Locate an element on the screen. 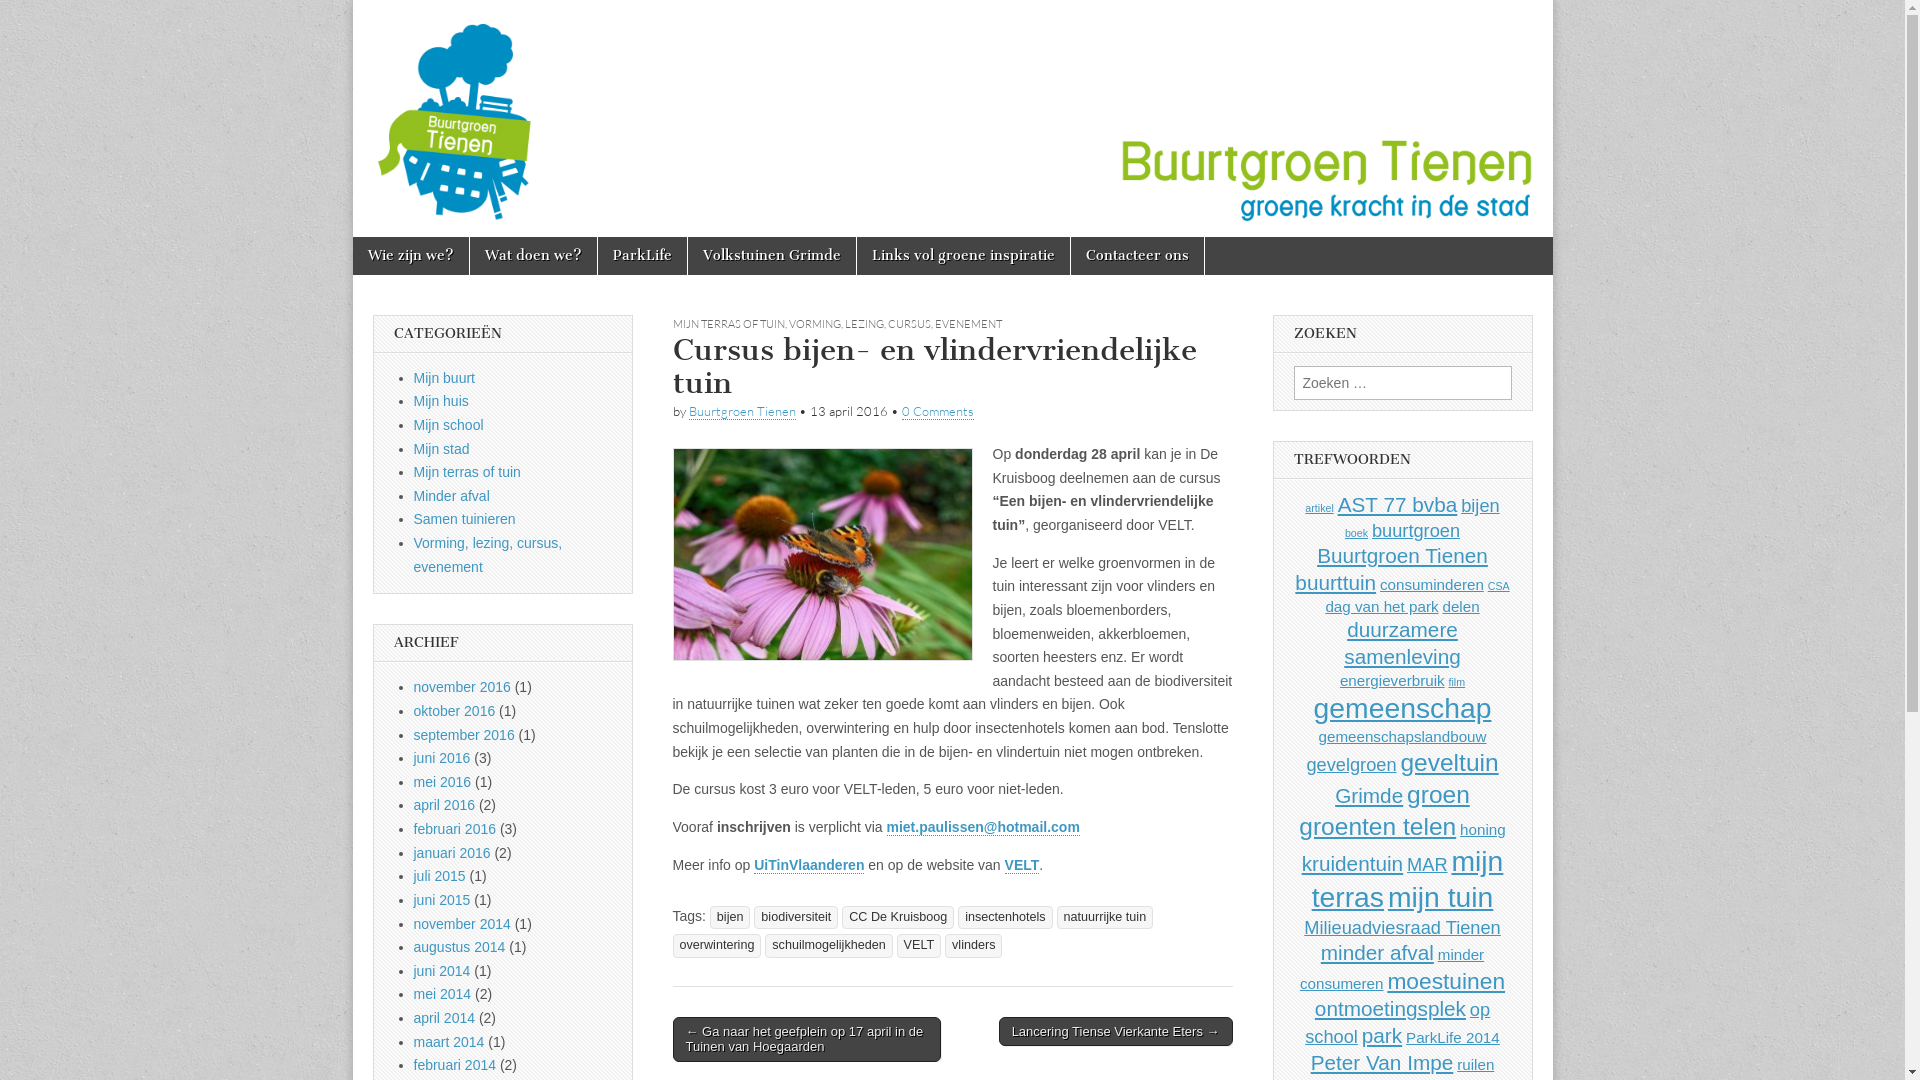 Image resolution: width=1920 pixels, height=1080 pixels. 'oktober 2016' is located at coordinates (454, 709).